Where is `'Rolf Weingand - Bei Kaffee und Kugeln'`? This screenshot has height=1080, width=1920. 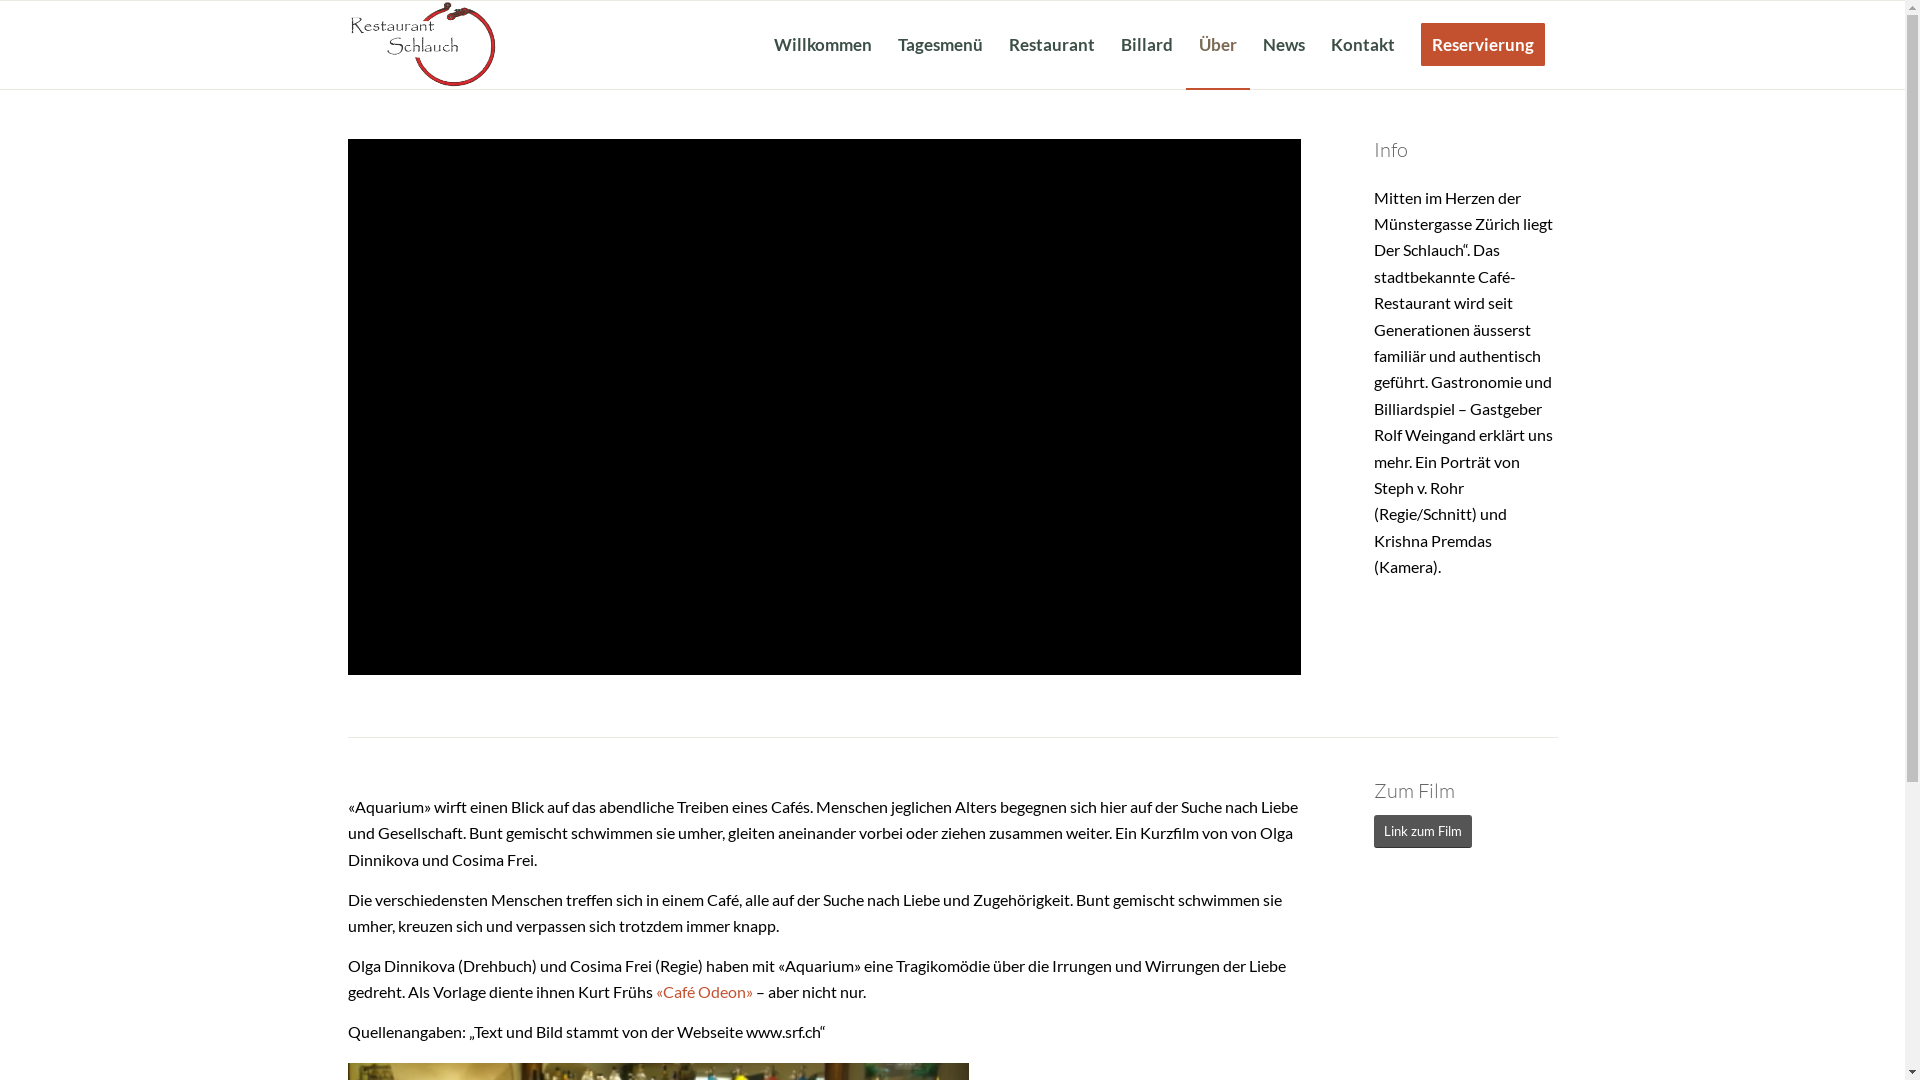 'Rolf Weingand - Bei Kaffee und Kugeln' is located at coordinates (824, 406).